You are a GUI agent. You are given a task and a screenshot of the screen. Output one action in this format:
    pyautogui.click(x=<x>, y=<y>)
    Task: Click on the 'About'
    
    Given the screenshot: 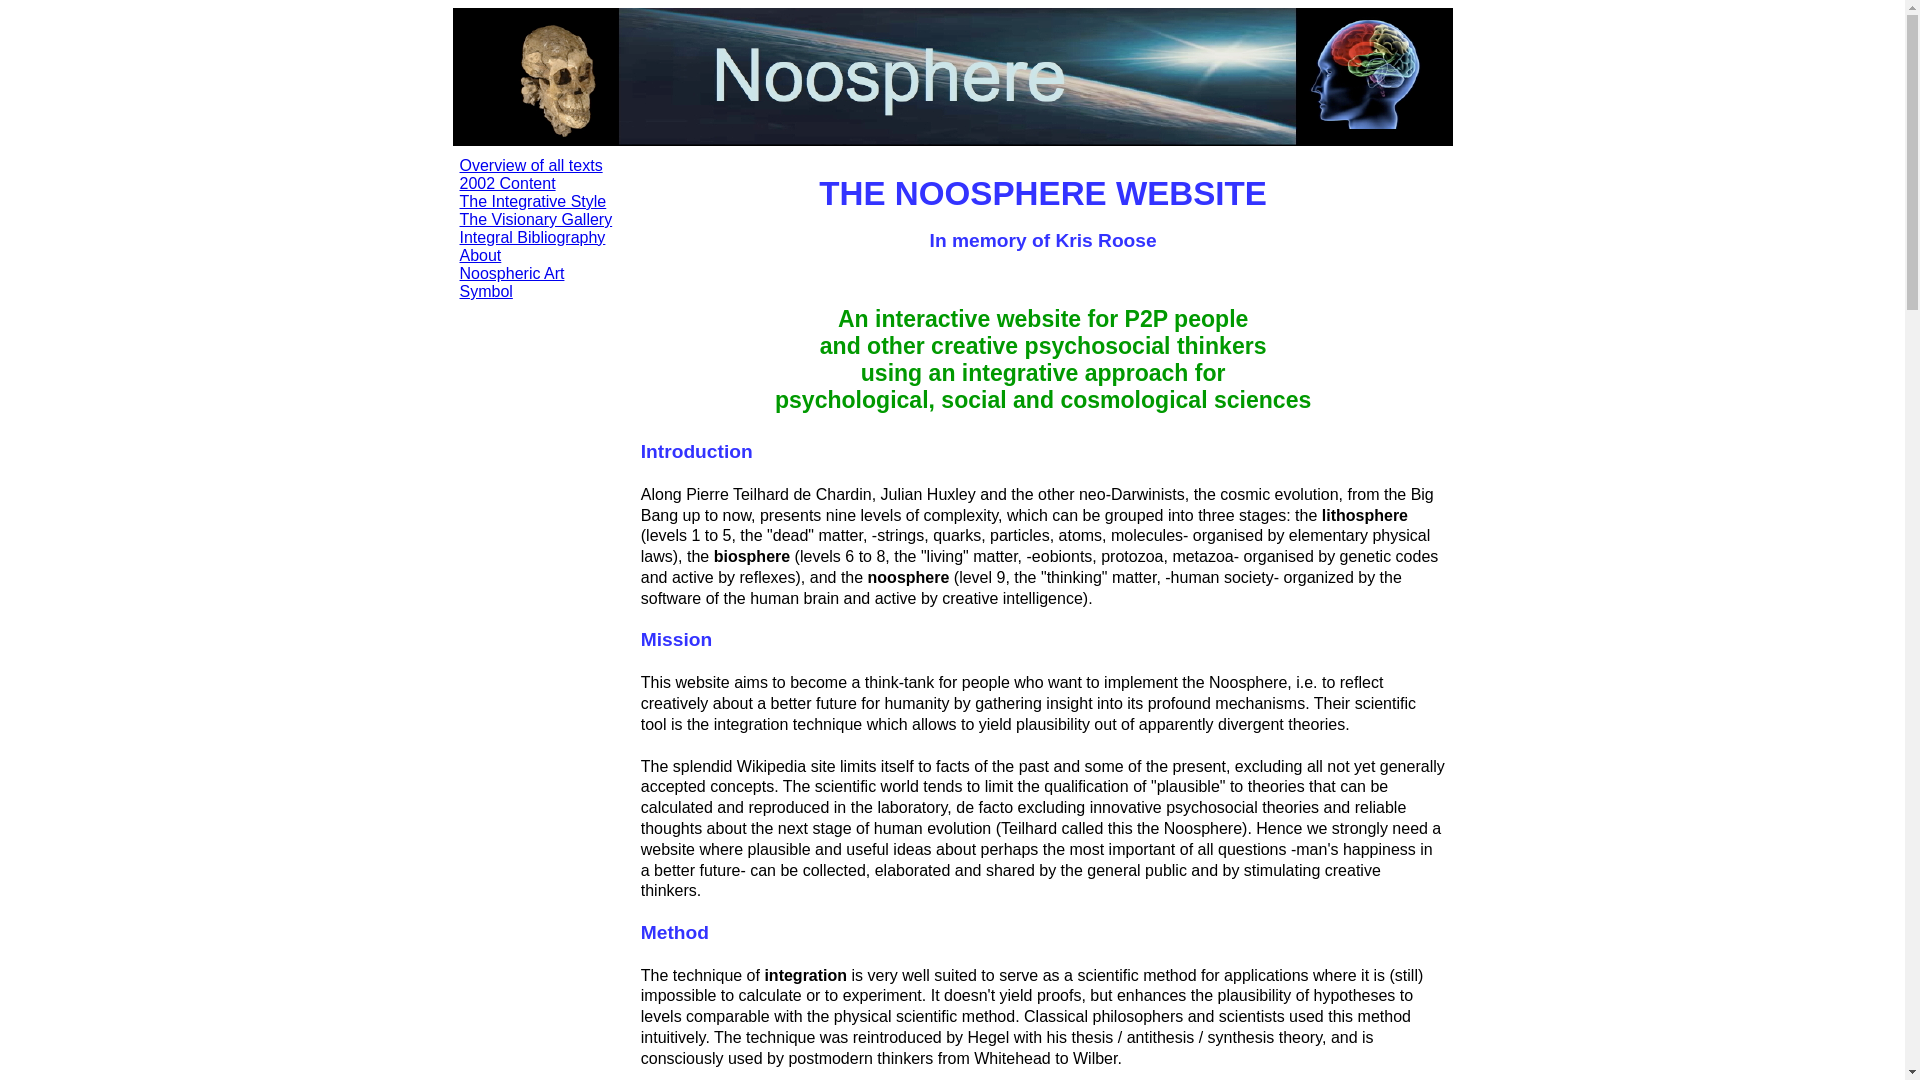 What is the action you would take?
    pyautogui.click(x=480, y=254)
    